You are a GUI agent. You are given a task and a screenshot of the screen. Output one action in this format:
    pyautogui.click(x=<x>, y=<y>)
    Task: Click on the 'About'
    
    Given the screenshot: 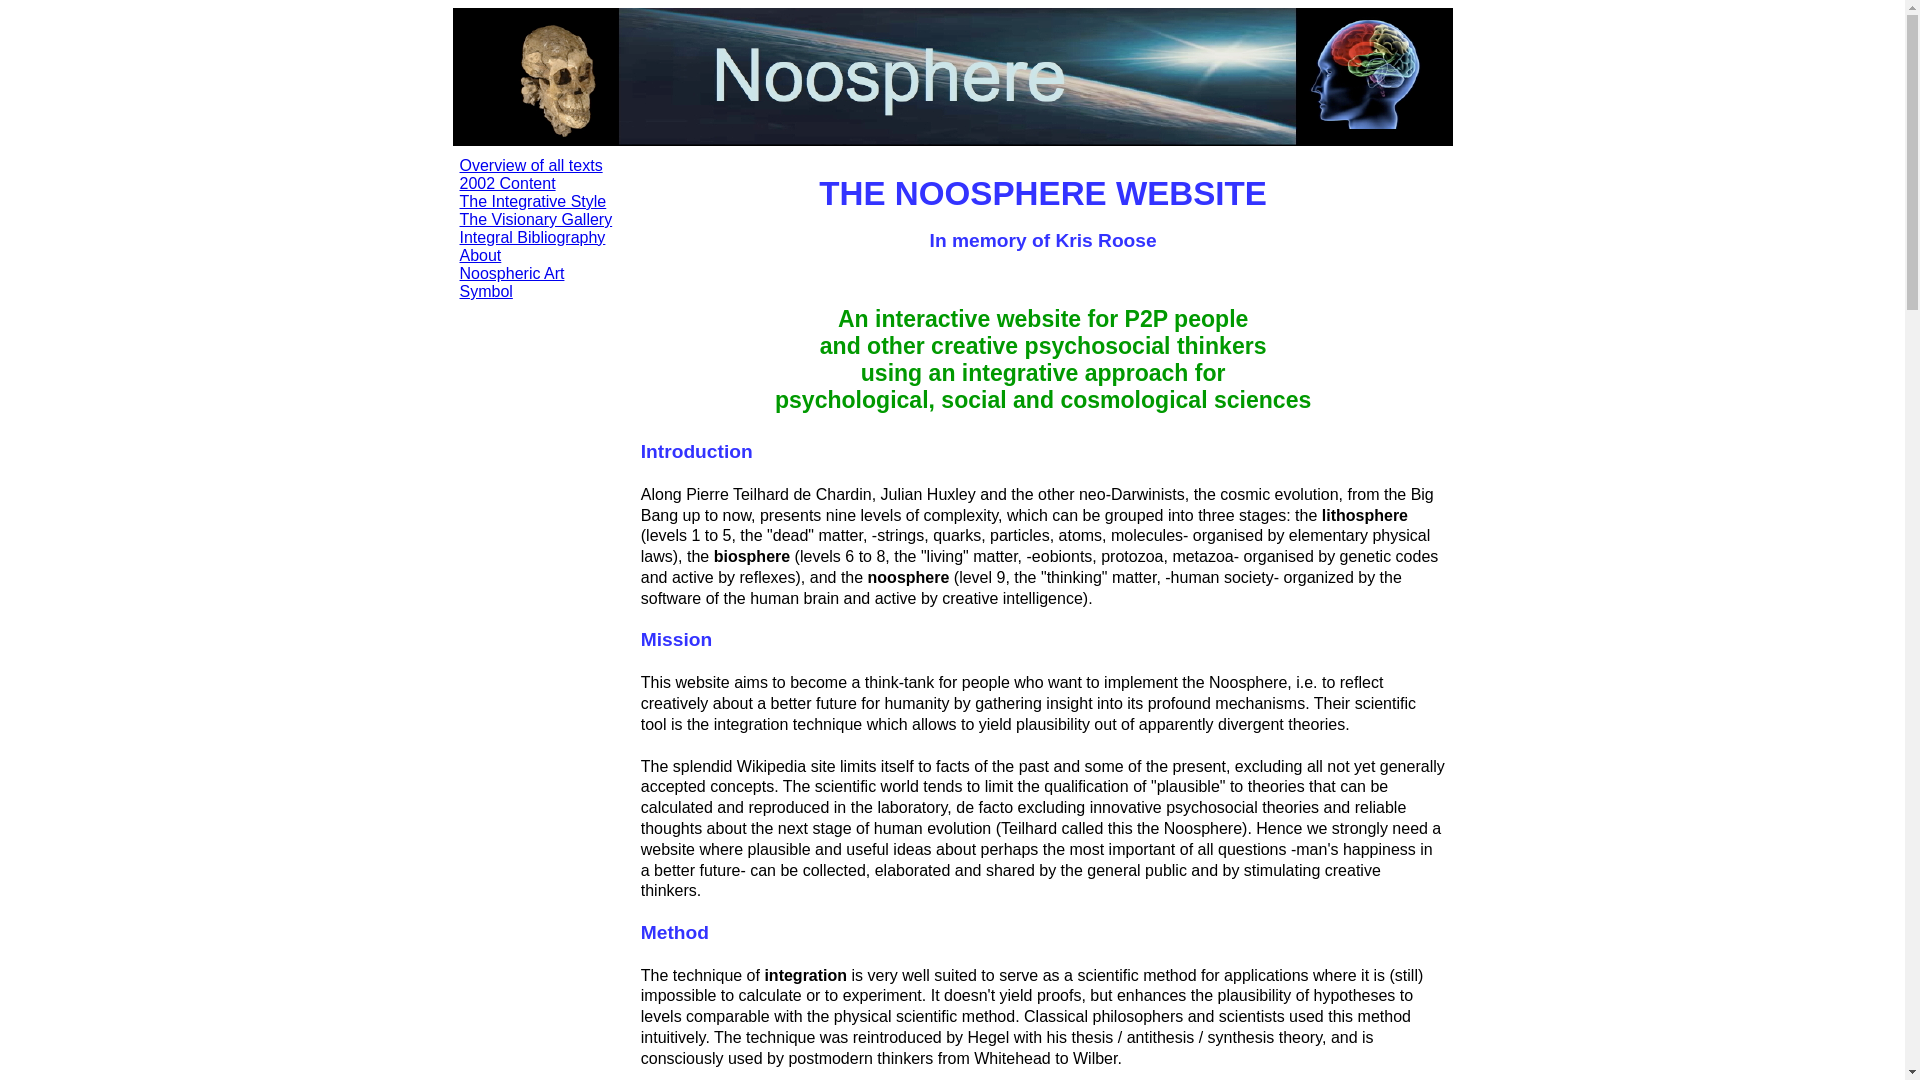 What is the action you would take?
    pyautogui.click(x=480, y=254)
    